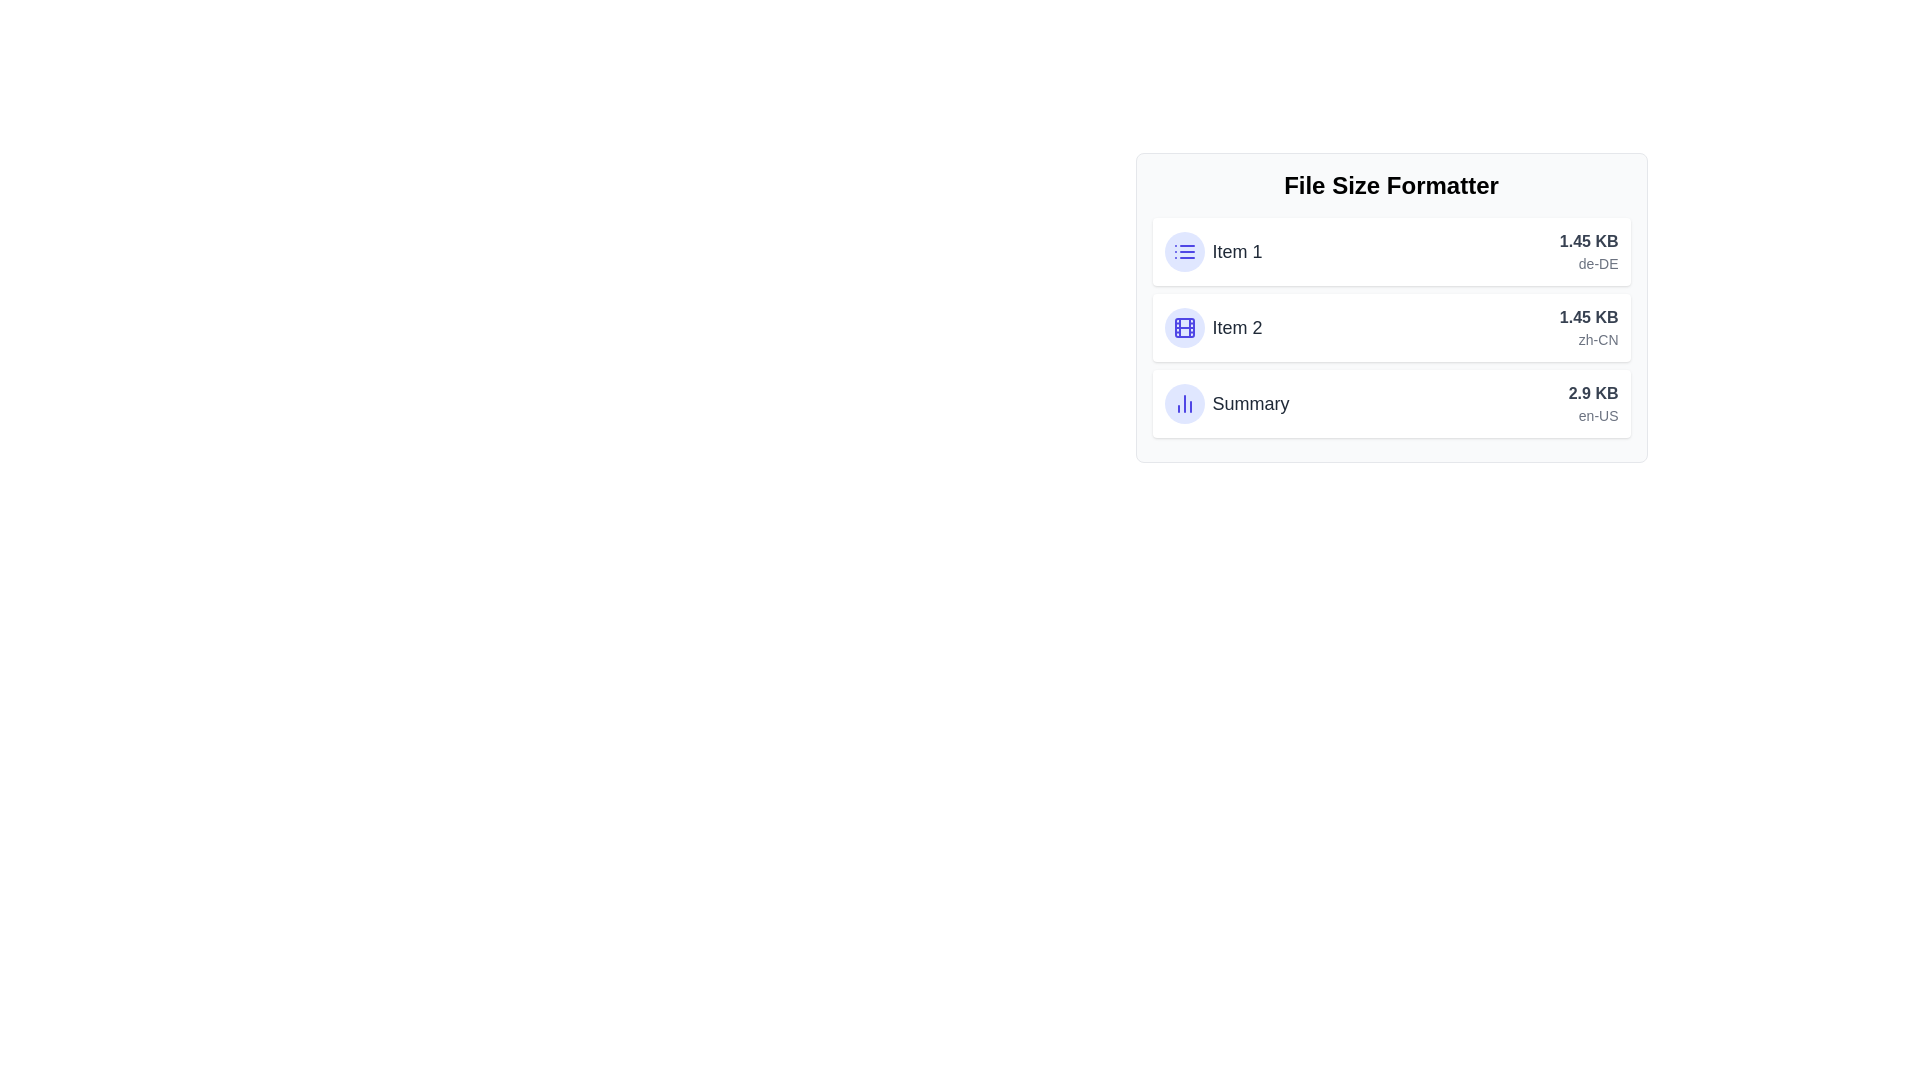  What do you see at coordinates (1592, 415) in the screenshot?
I see `the text label 'en-US' styled with a smaller gray font located on the right side of the '2.9 KB' label within the 'Summary' row of the 'File Size Formatter' panel` at bounding box center [1592, 415].